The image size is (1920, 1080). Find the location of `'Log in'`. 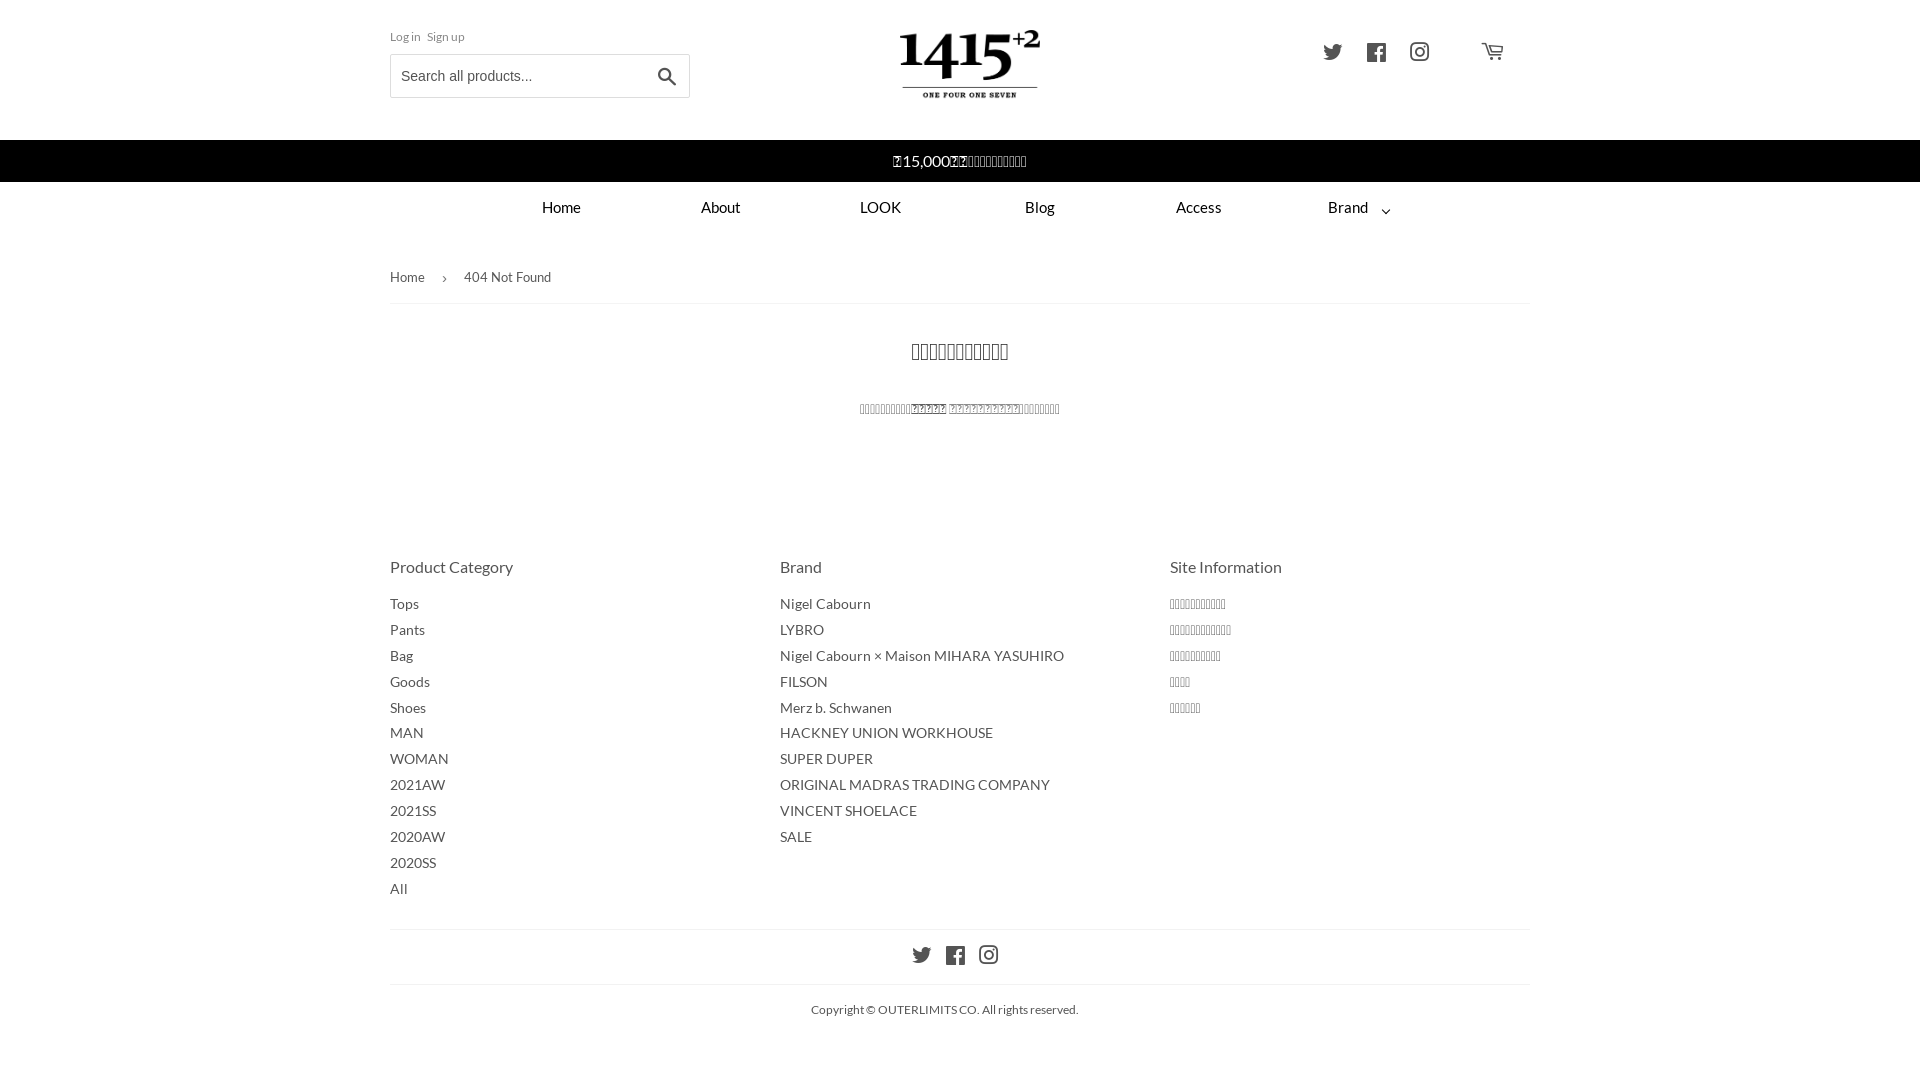

'Log in' is located at coordinates (404, 36).